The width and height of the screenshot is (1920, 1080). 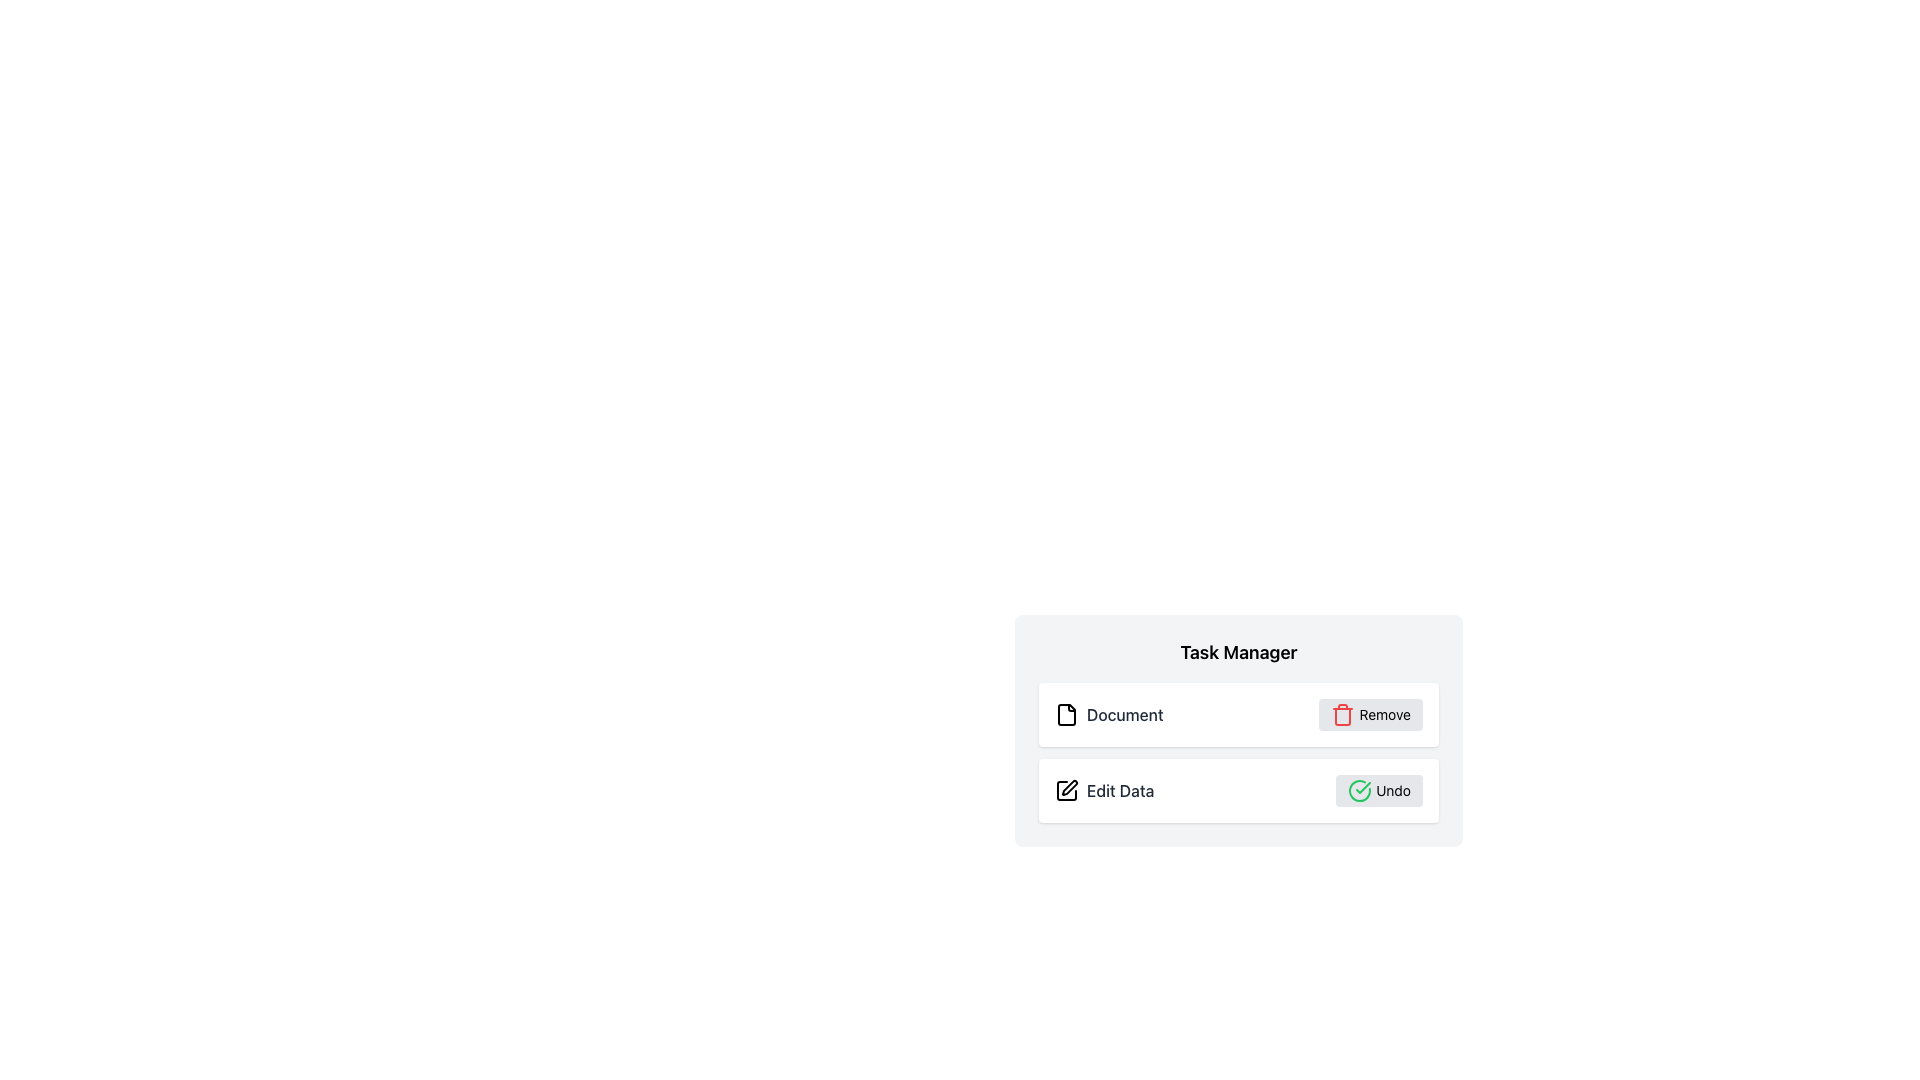 What do you see at coordinates (1370, 713) in the screenshot?
I see `the 'Remove' button, which is a rectangular button with a gray background and a red trash icon, located to the right of the text 'Document' in the Task Manager interface` at bounding box center [1370, 713].